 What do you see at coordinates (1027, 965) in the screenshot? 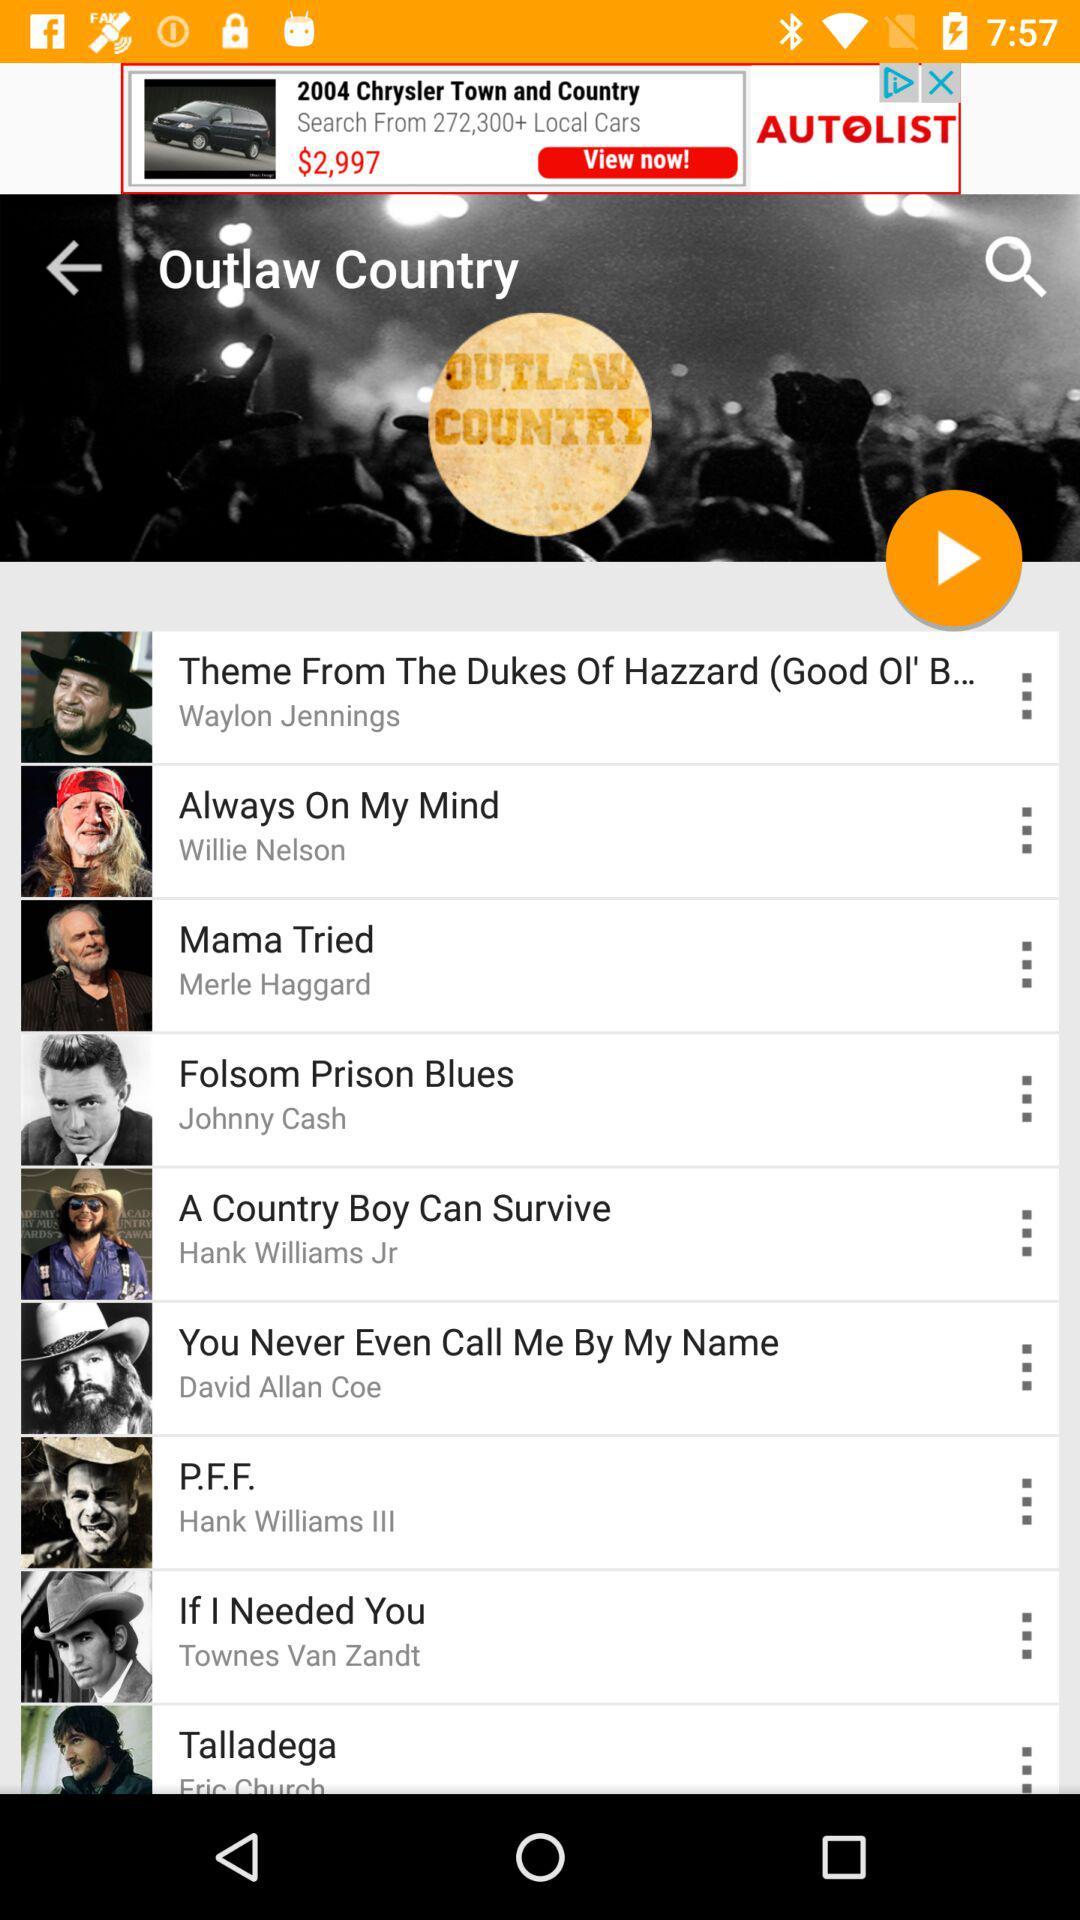
I see `open more settings` at bounding box center [1027, 965].